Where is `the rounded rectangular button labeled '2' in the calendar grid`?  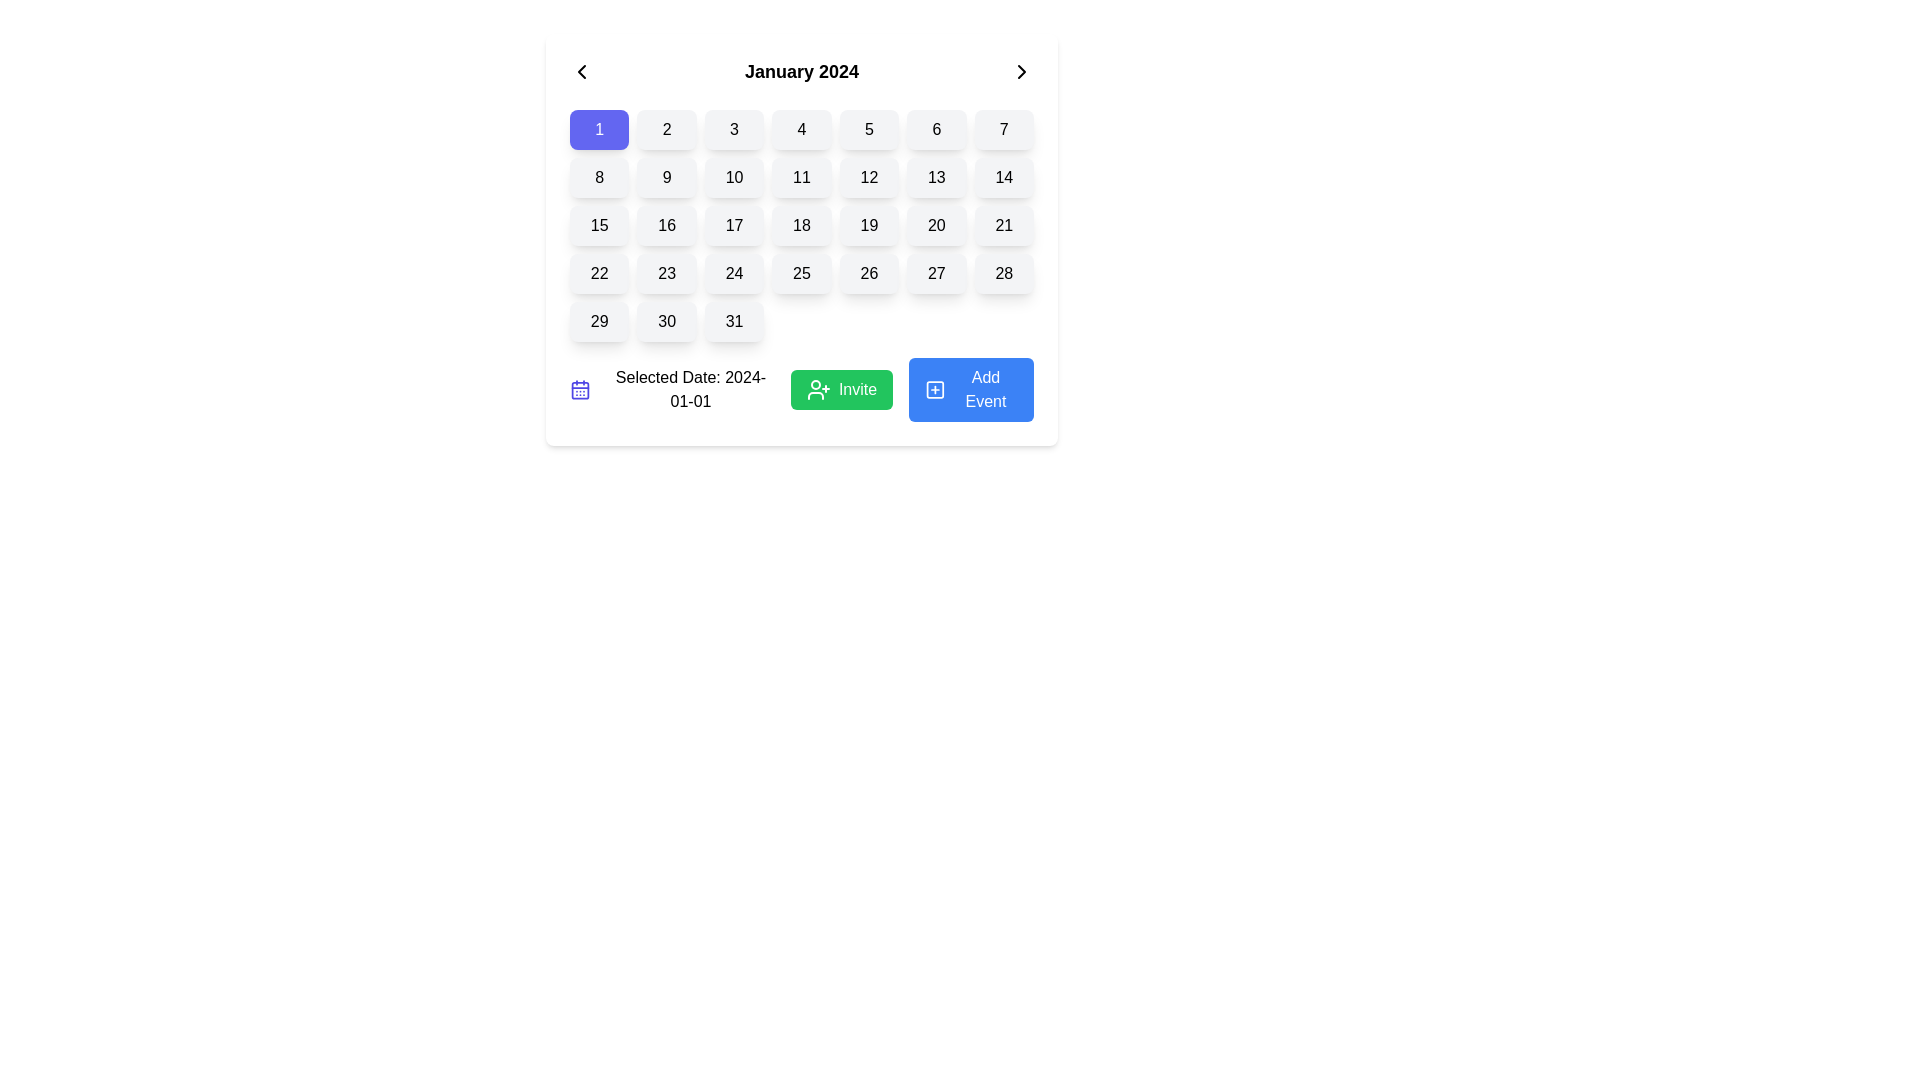
the rounded rectangular button labeled '2' in the calendar grid is located at coordinates (667, 130).